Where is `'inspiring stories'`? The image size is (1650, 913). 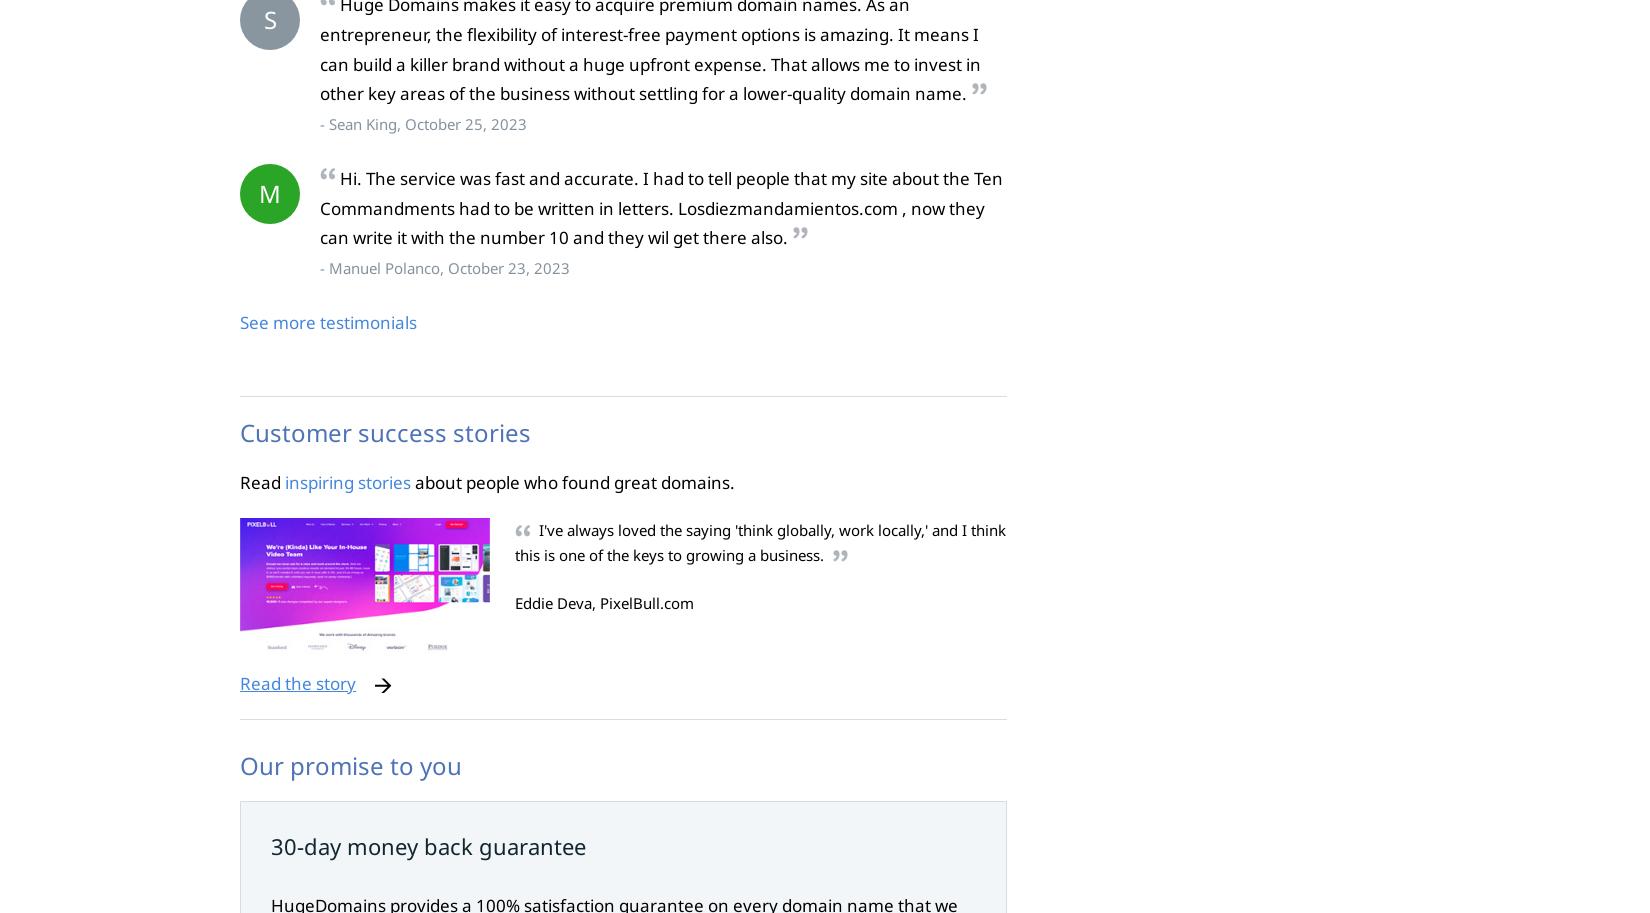
'inspiring stories' is located at coordinates (347, 481).